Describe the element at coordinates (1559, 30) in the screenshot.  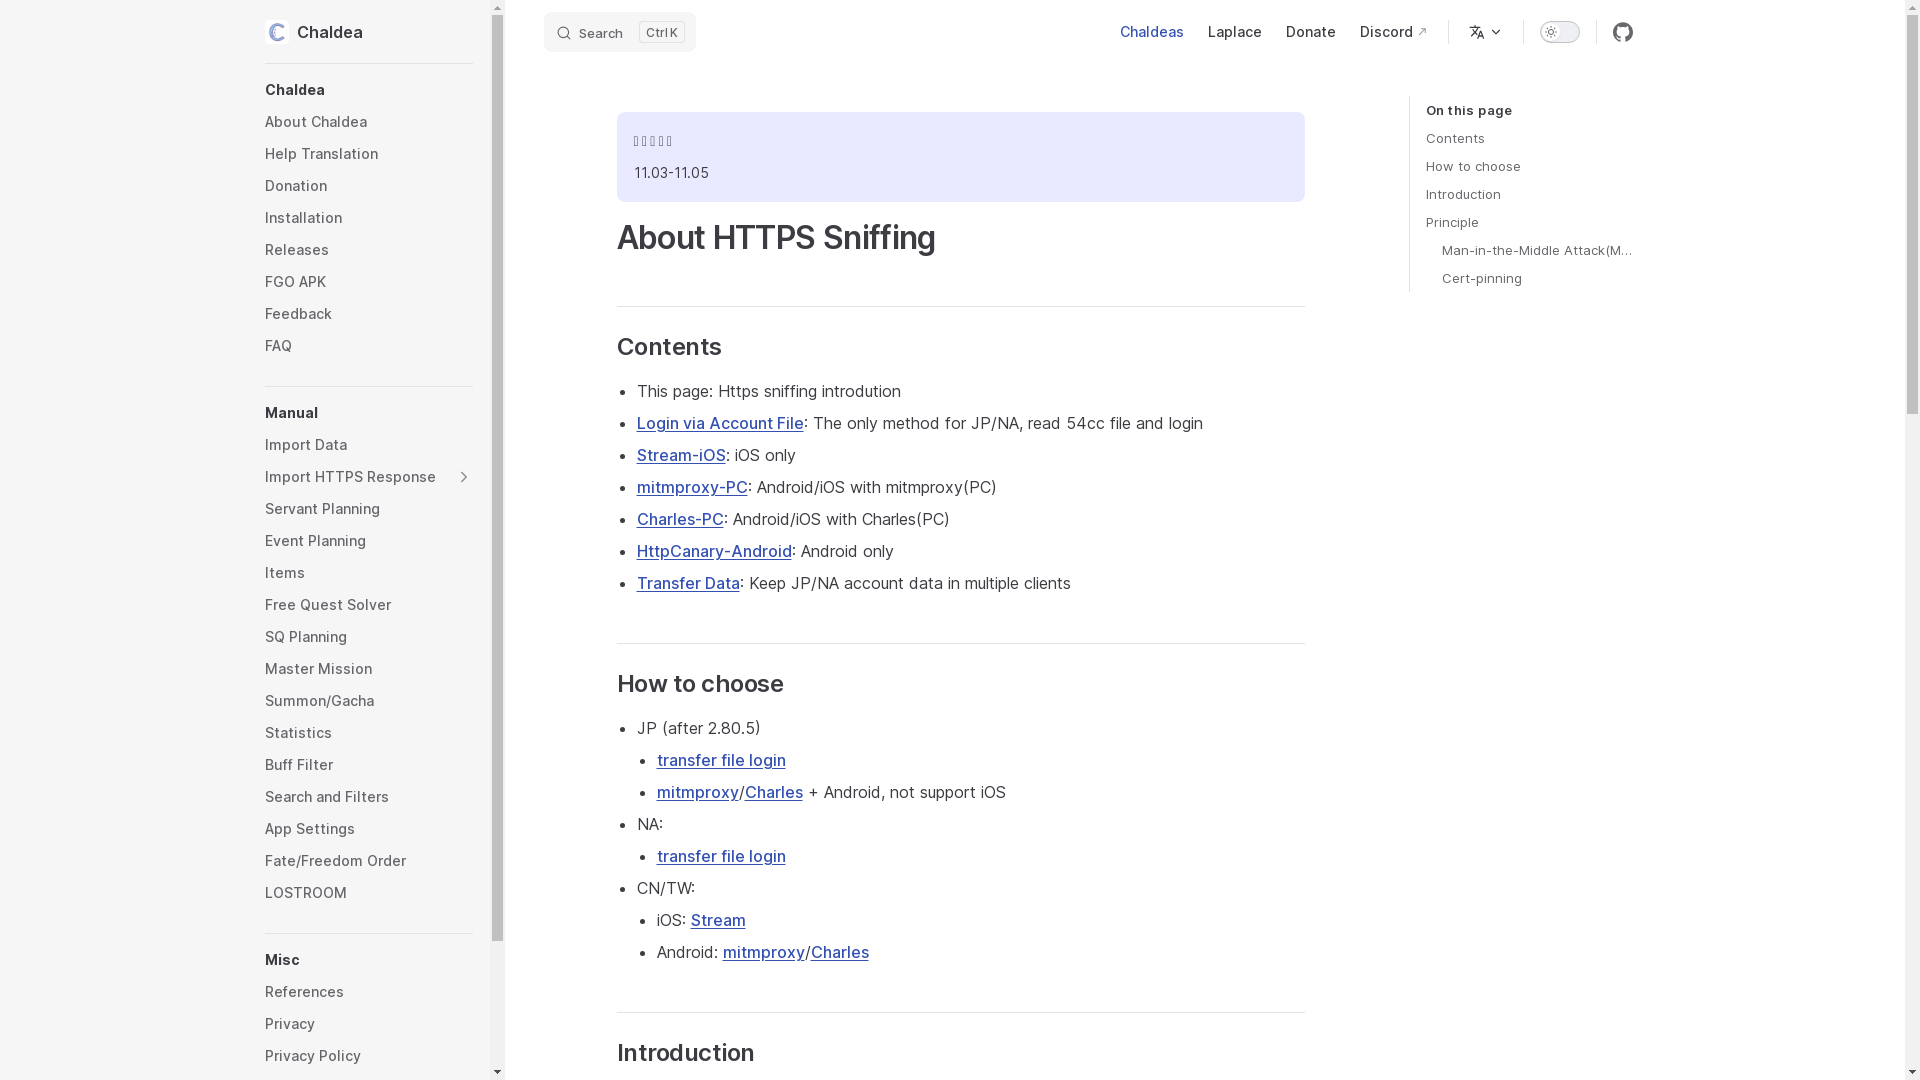
I see `'toggle dark mode'` at that location.